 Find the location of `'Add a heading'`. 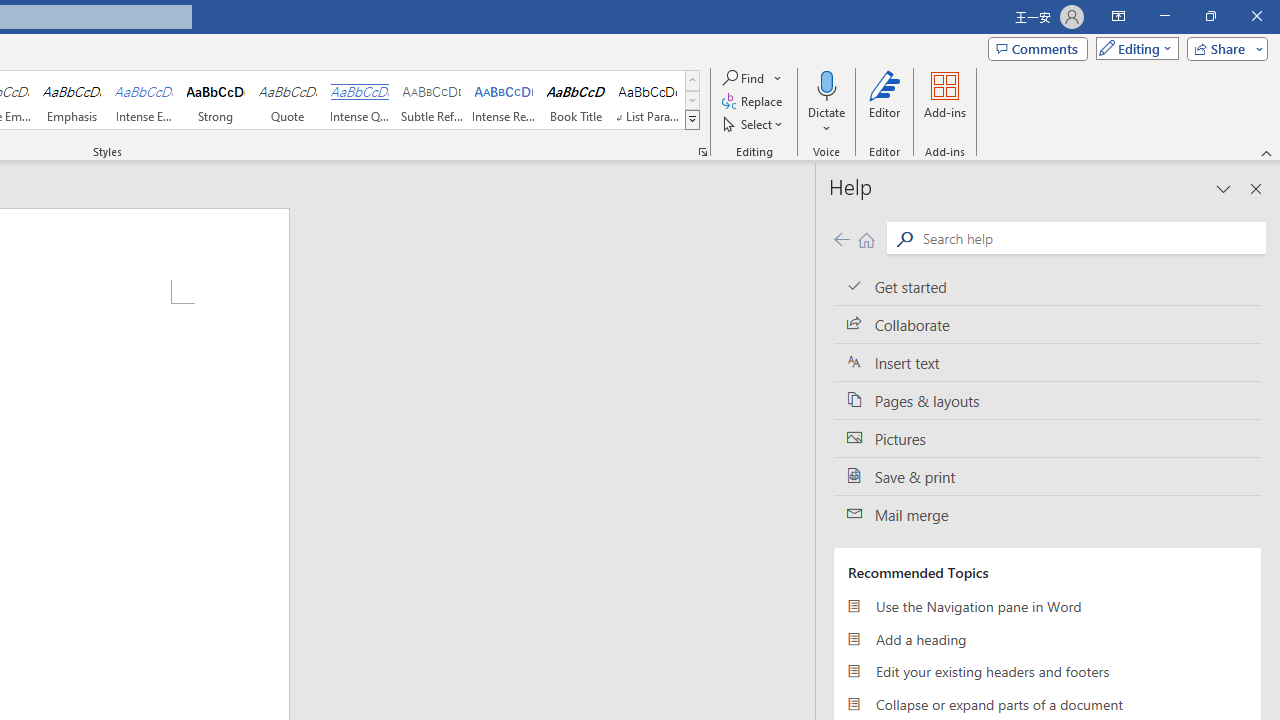

'Add a heading' is located at coordinates (1046, 639).